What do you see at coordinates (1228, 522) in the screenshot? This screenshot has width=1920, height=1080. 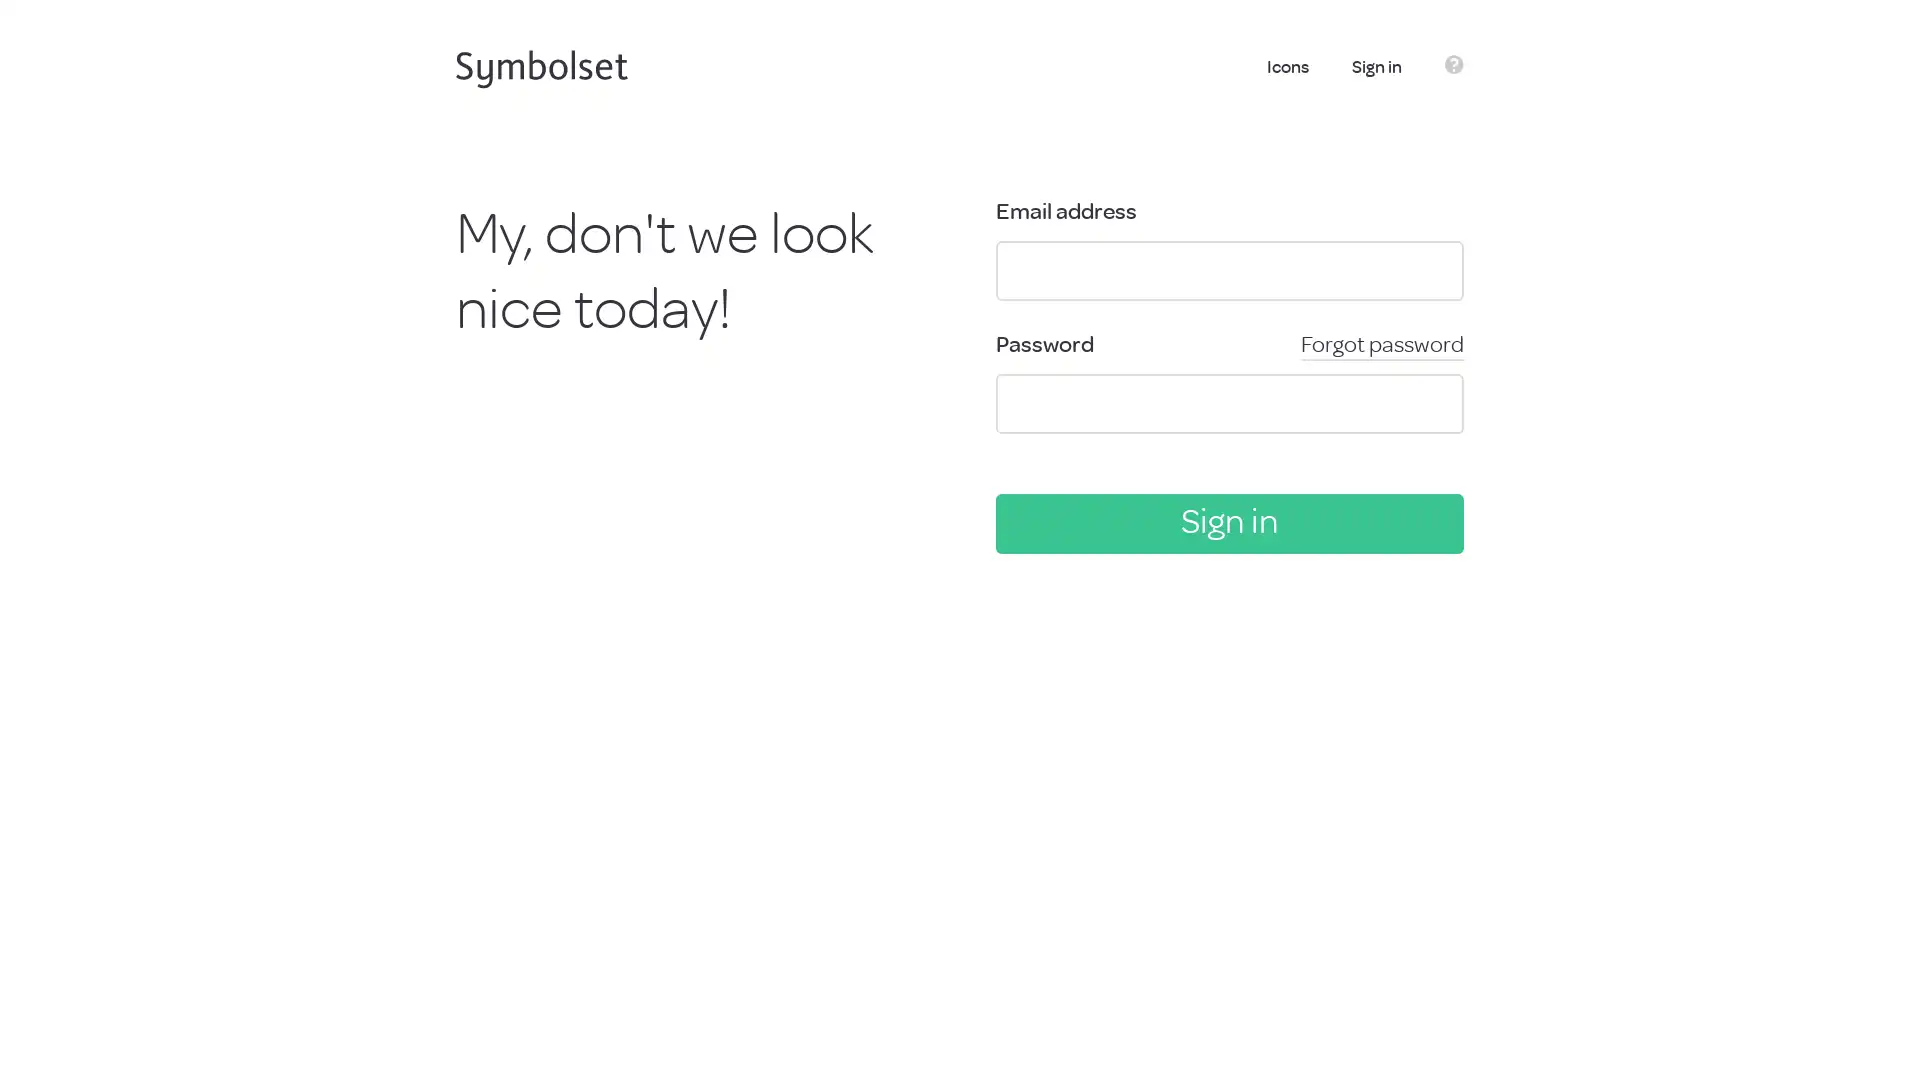 I see `Sign in` at bounding box center [1228, 522].